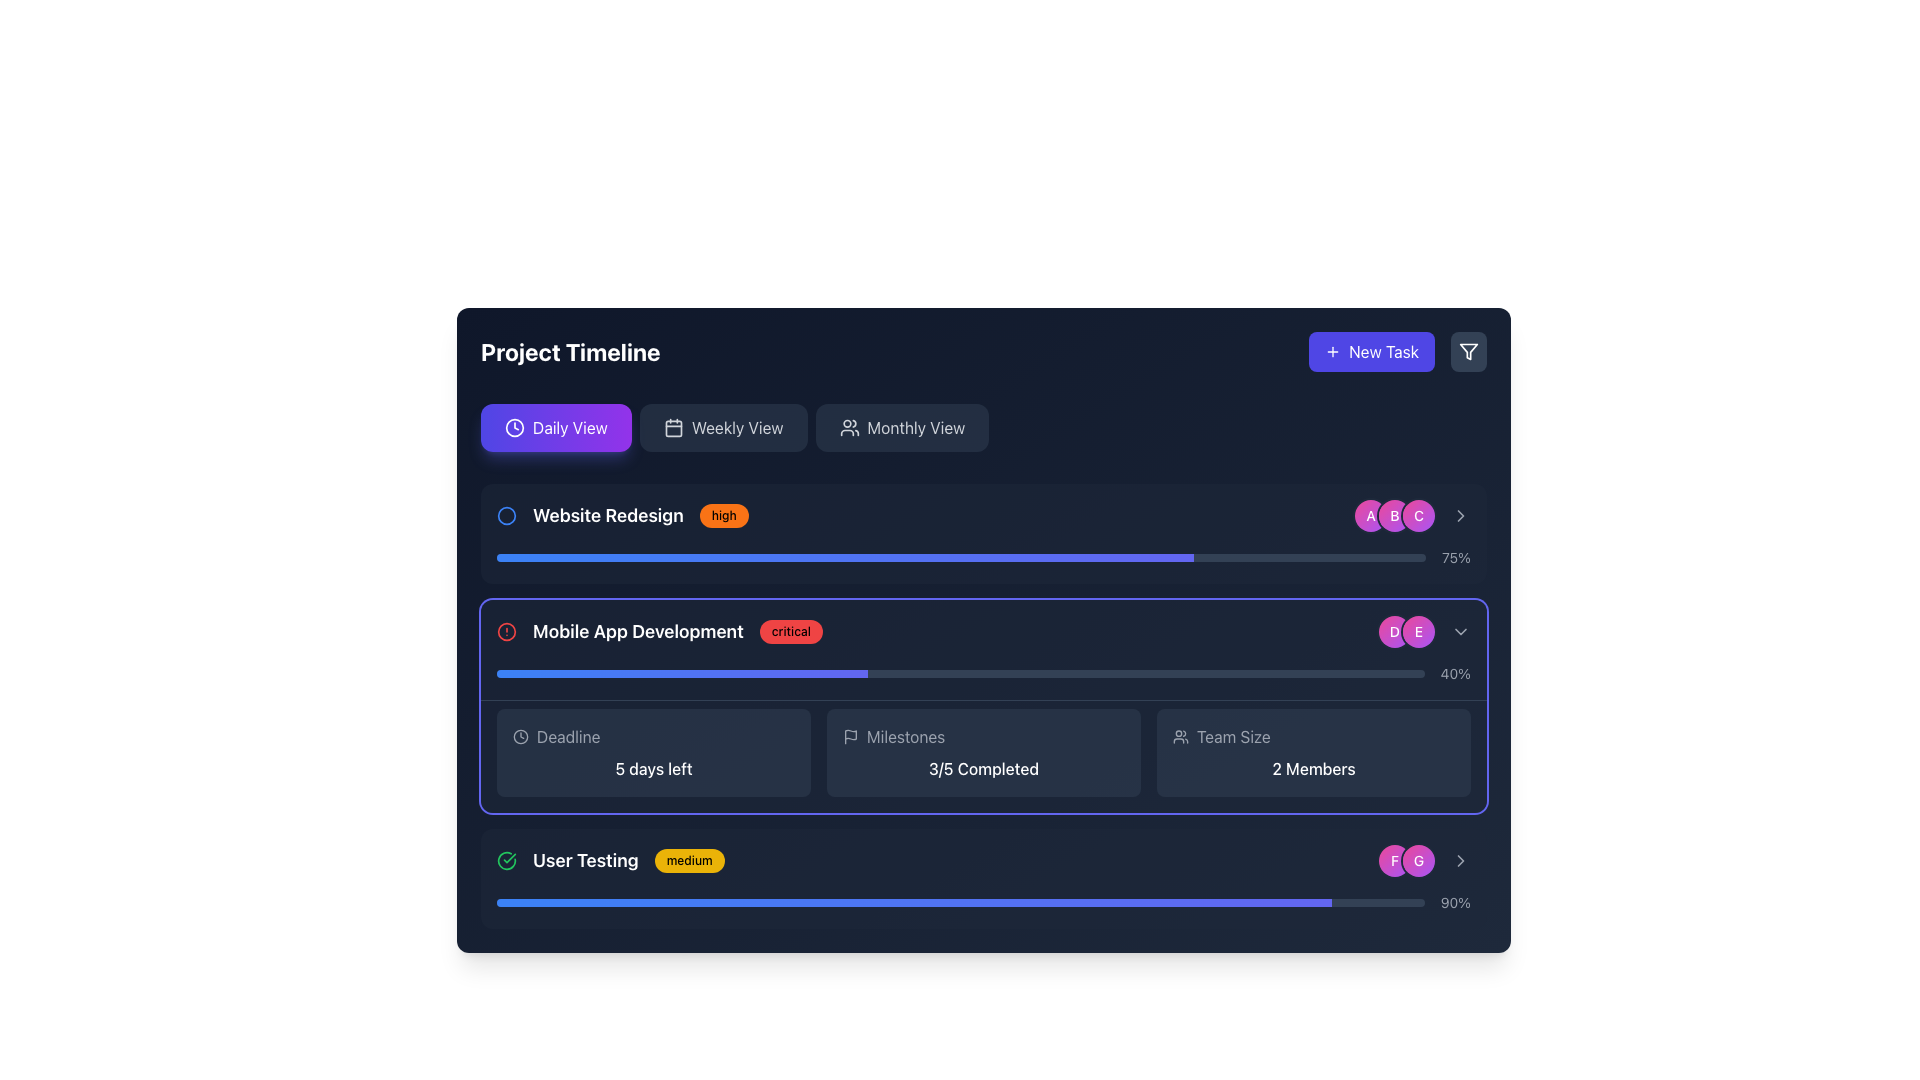 This screenshot has height=1080, width=1920. I want to click on progress, so click(900, 558).